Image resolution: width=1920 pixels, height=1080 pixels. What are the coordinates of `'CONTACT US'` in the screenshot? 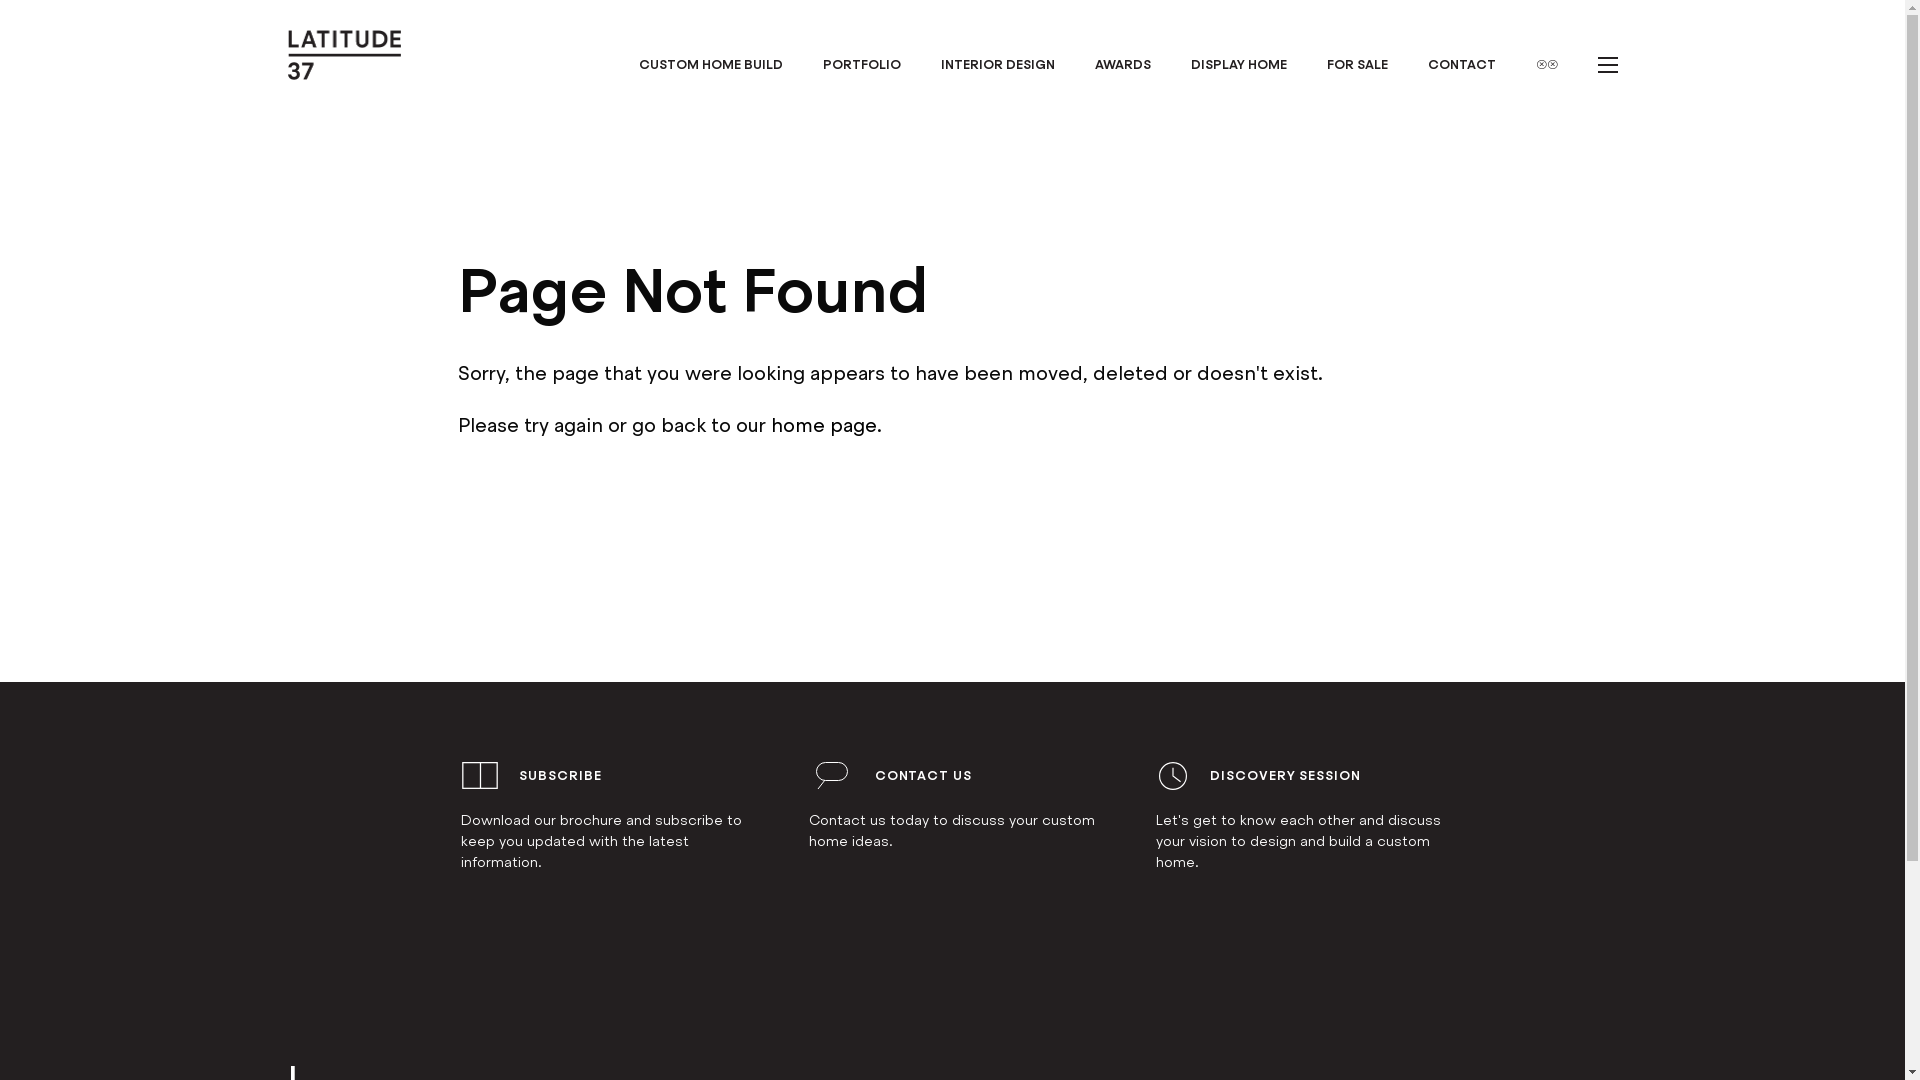 It's located at (922, 774).